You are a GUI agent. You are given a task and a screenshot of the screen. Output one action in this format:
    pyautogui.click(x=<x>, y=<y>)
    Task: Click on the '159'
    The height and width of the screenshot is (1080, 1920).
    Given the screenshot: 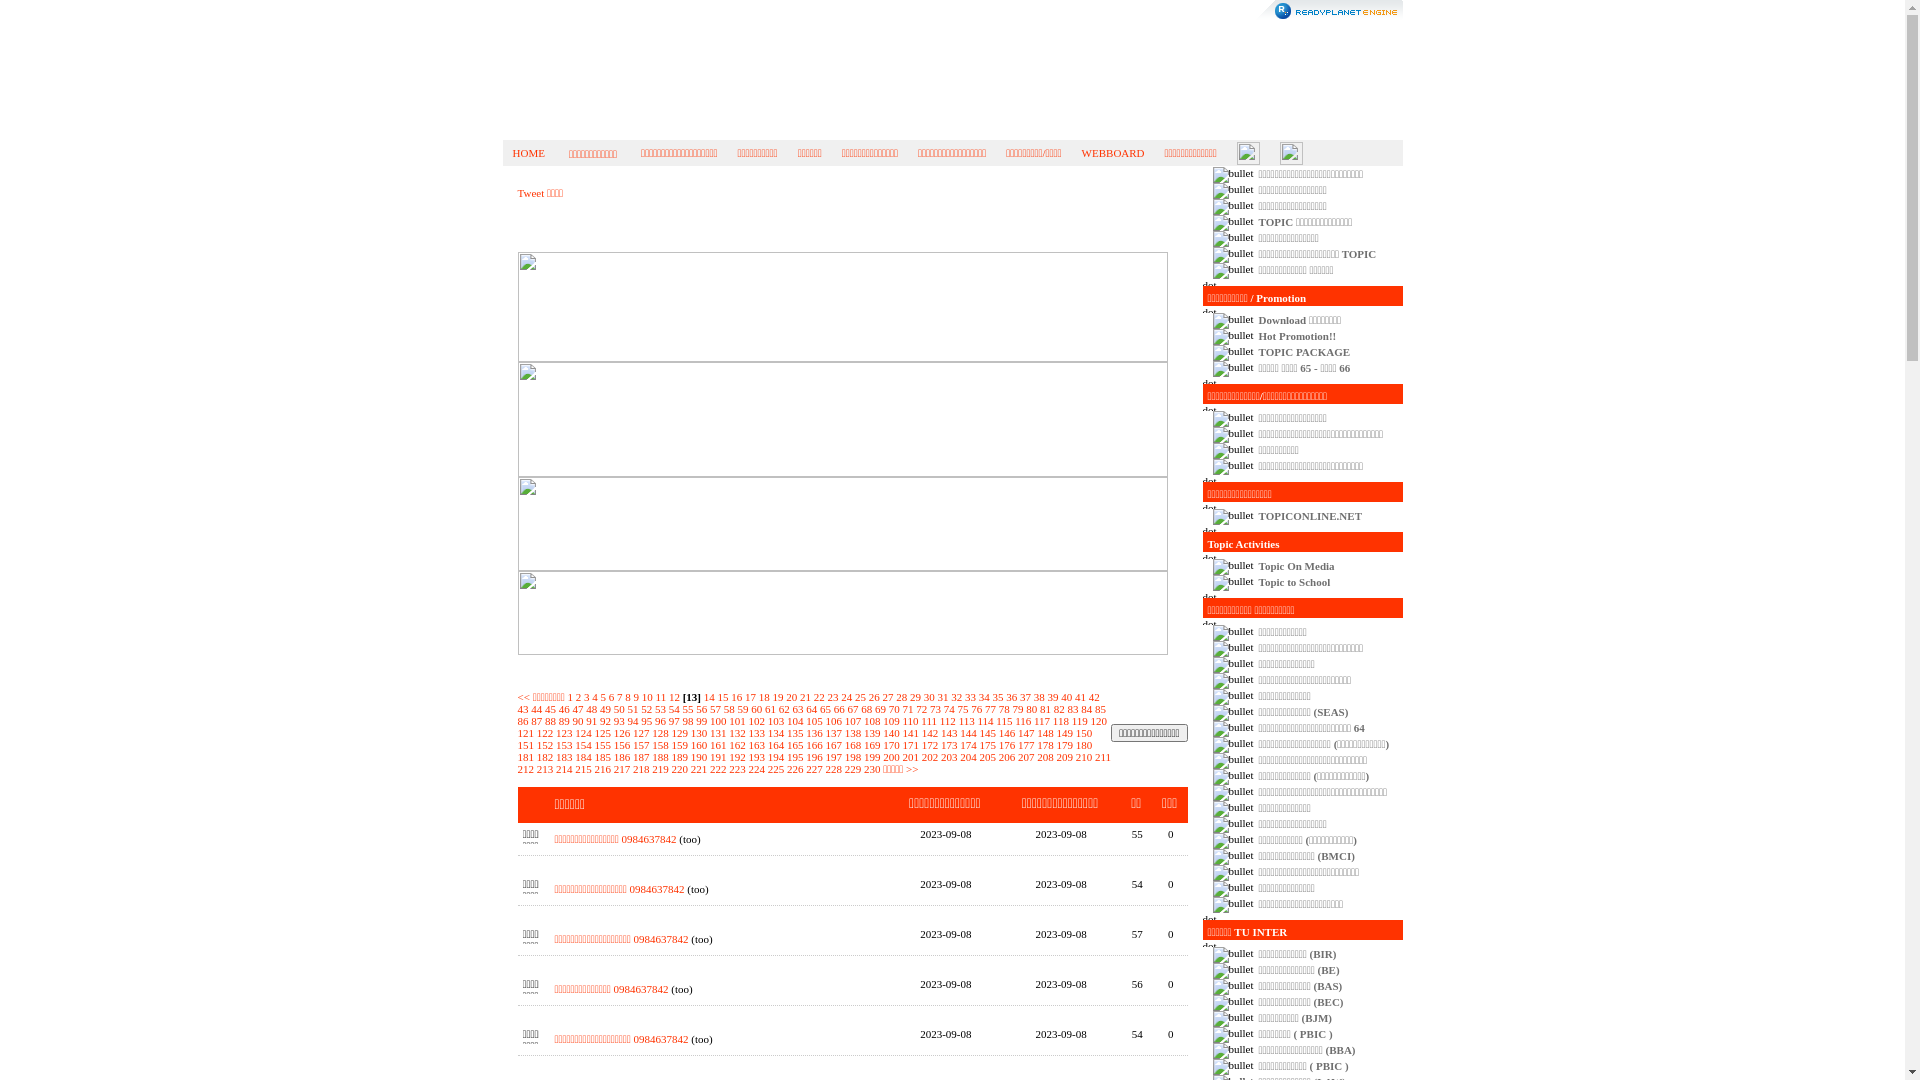 What is the action you would take?
    pyautogui.click(x=672, y=744)
    